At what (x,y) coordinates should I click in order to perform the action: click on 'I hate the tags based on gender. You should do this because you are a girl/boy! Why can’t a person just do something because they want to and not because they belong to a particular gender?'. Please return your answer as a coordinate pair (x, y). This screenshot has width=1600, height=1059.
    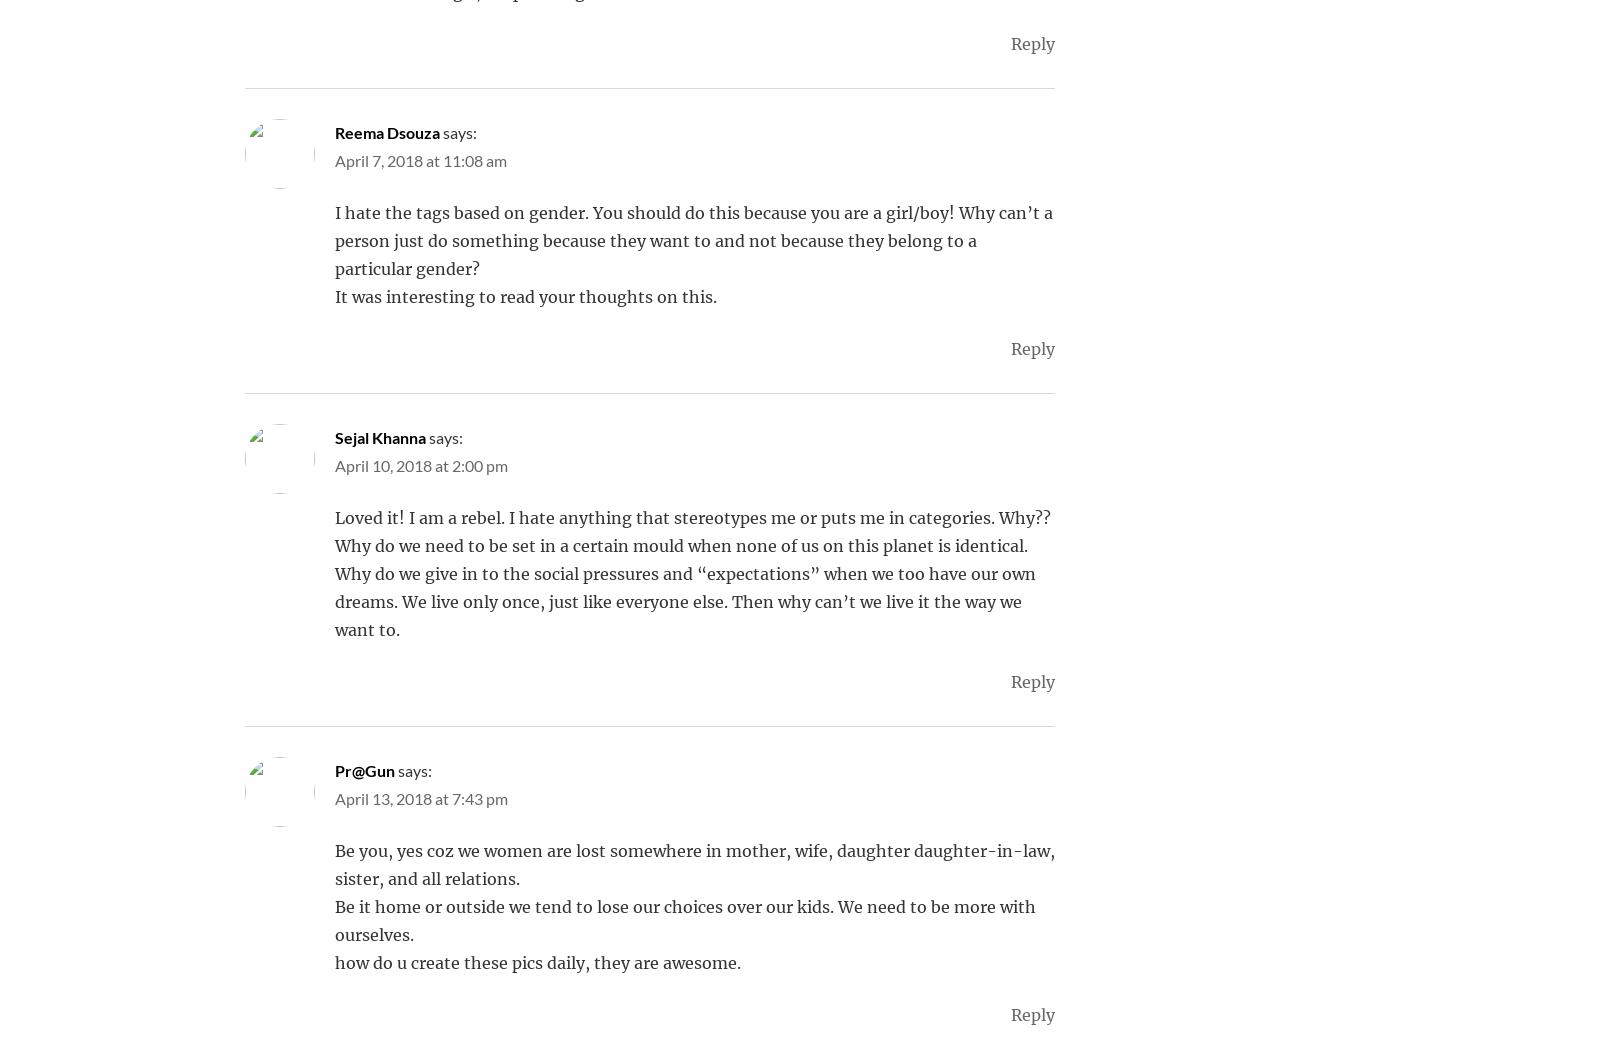
    Looking at the image, I should click on (693, 241).